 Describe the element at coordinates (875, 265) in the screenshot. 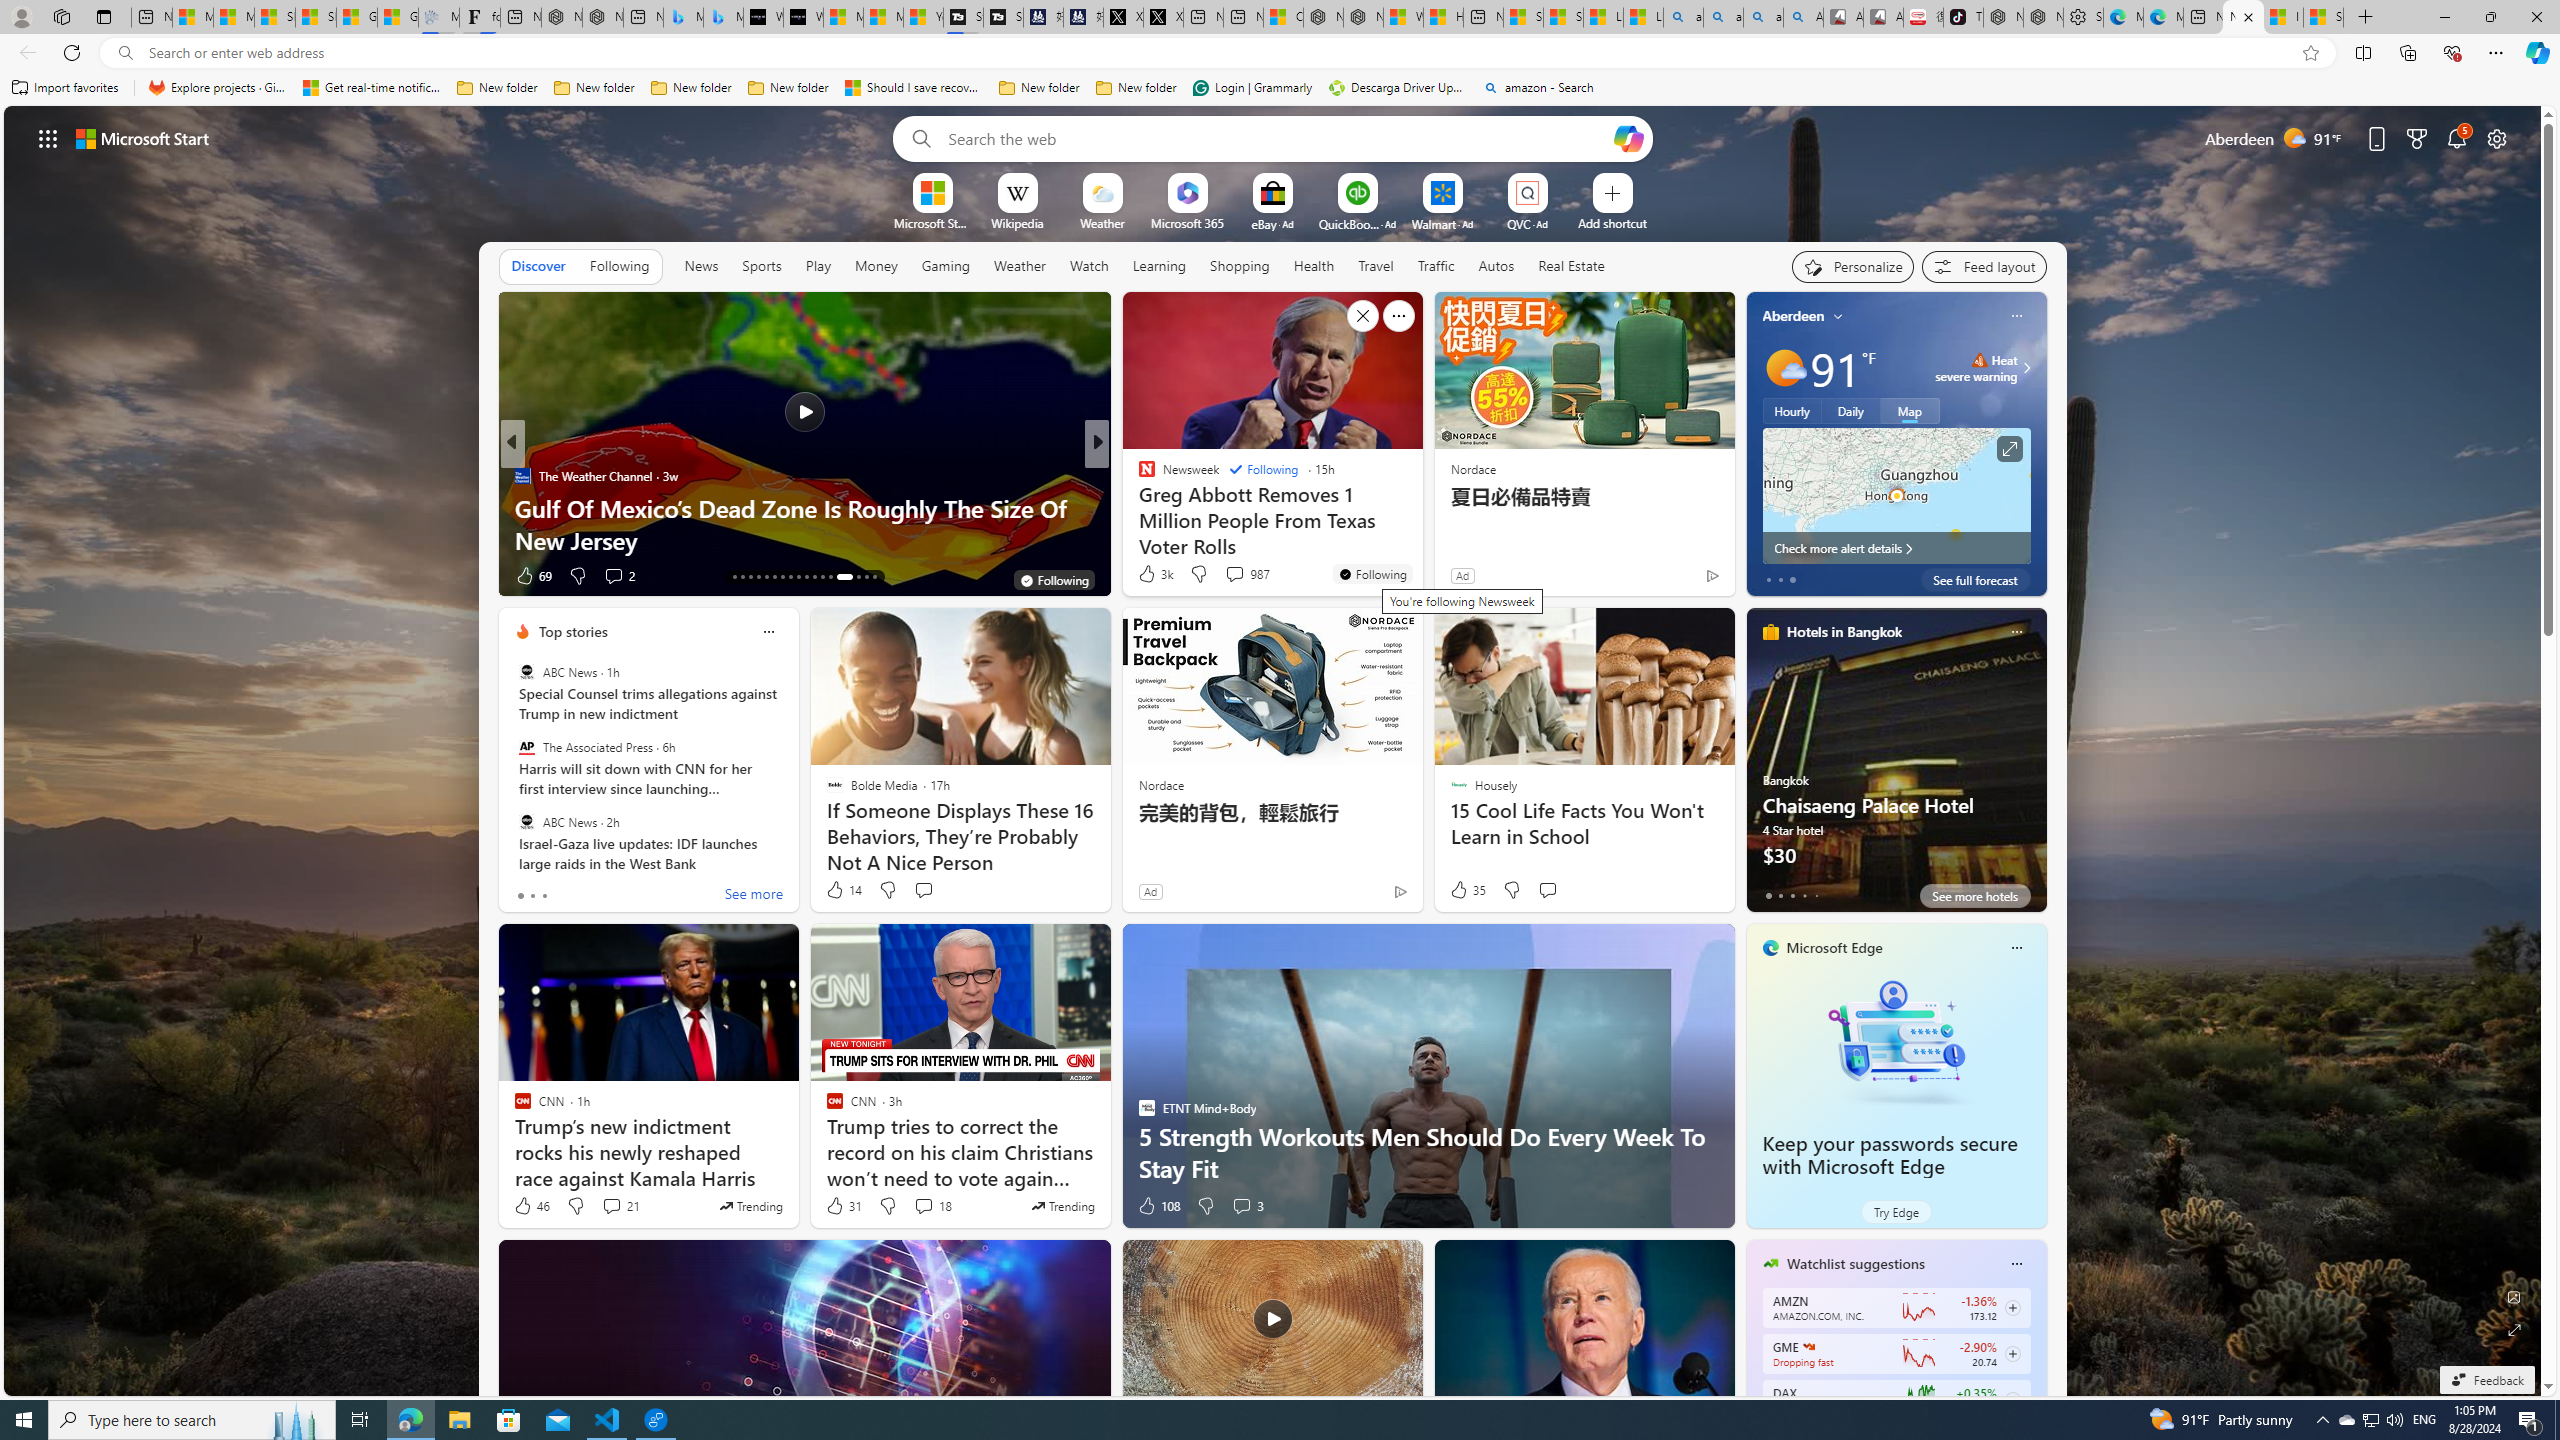

I see `'Money'` at that location.